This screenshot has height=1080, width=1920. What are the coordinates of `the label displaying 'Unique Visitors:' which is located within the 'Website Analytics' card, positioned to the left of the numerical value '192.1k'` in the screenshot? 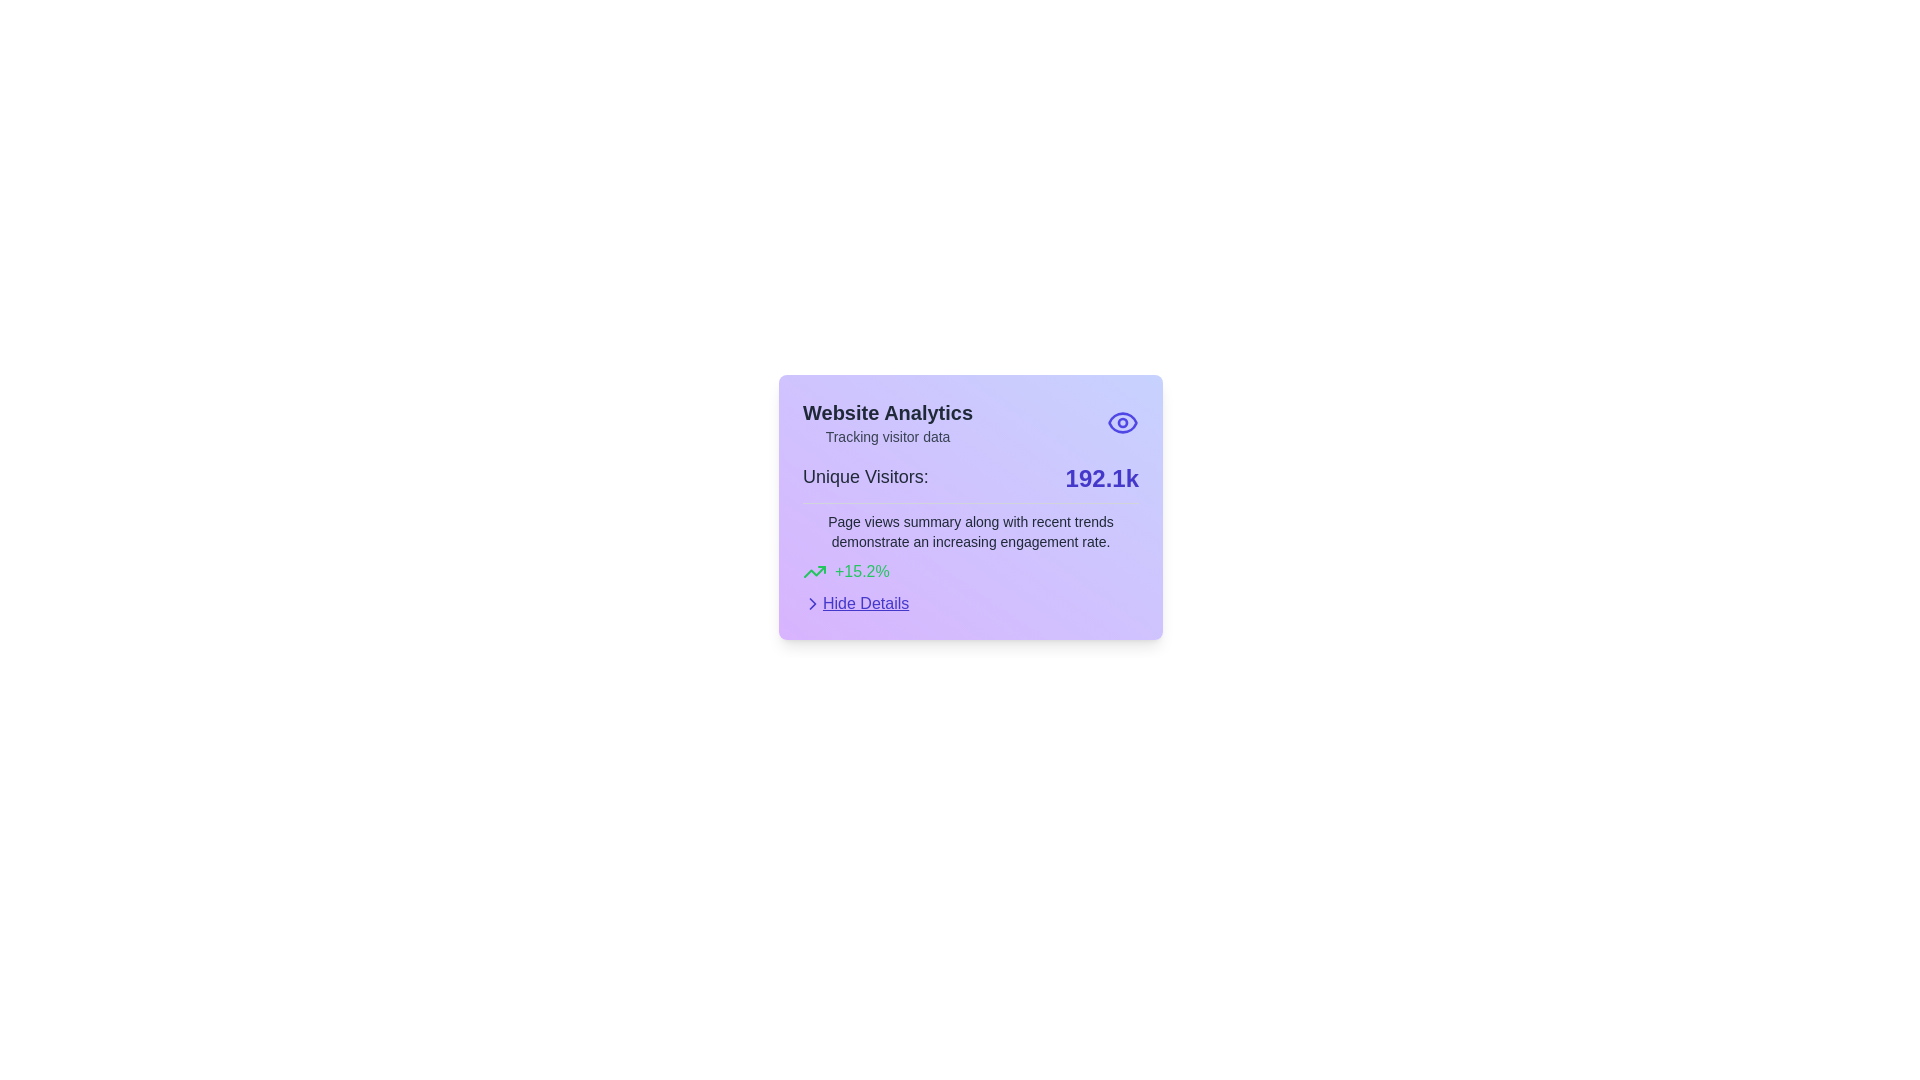 It's located at (865, 478).